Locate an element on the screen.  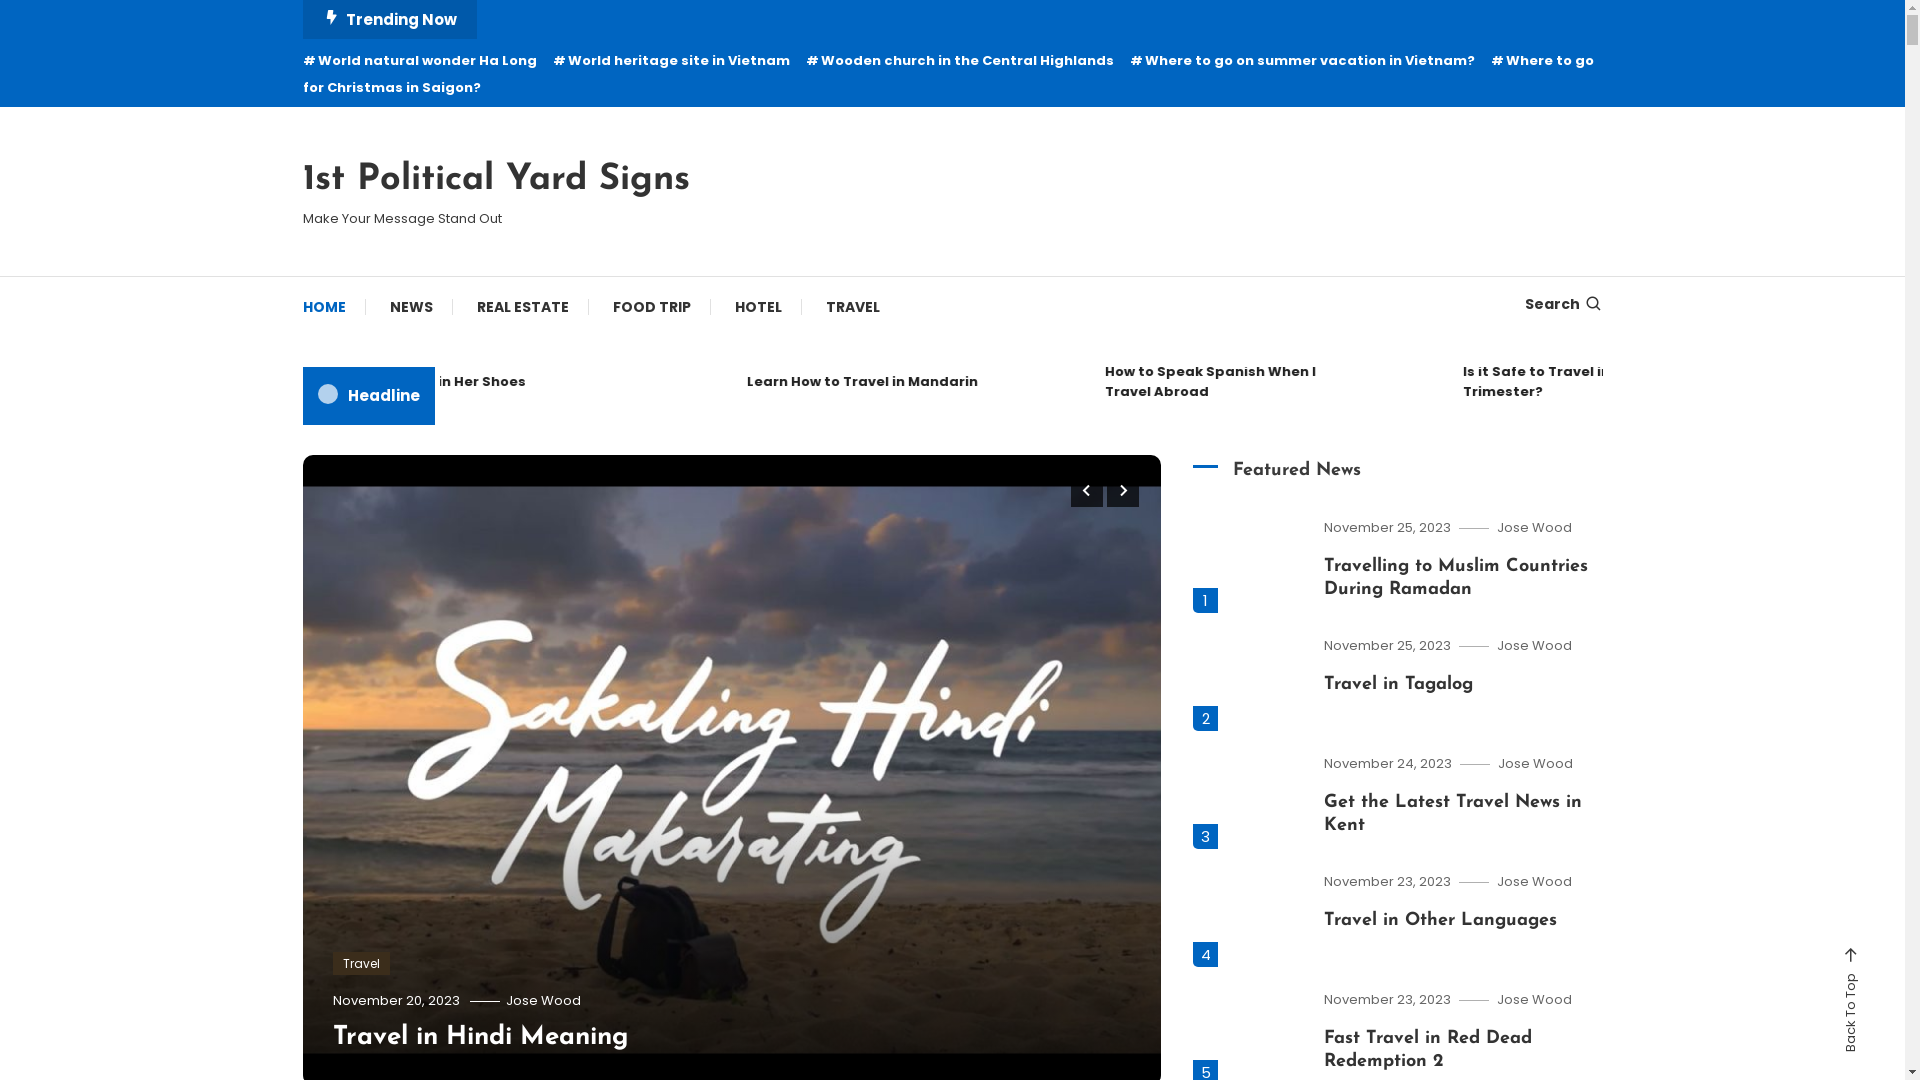
'REAL ESTATE' is located at coordinates (455, 307).